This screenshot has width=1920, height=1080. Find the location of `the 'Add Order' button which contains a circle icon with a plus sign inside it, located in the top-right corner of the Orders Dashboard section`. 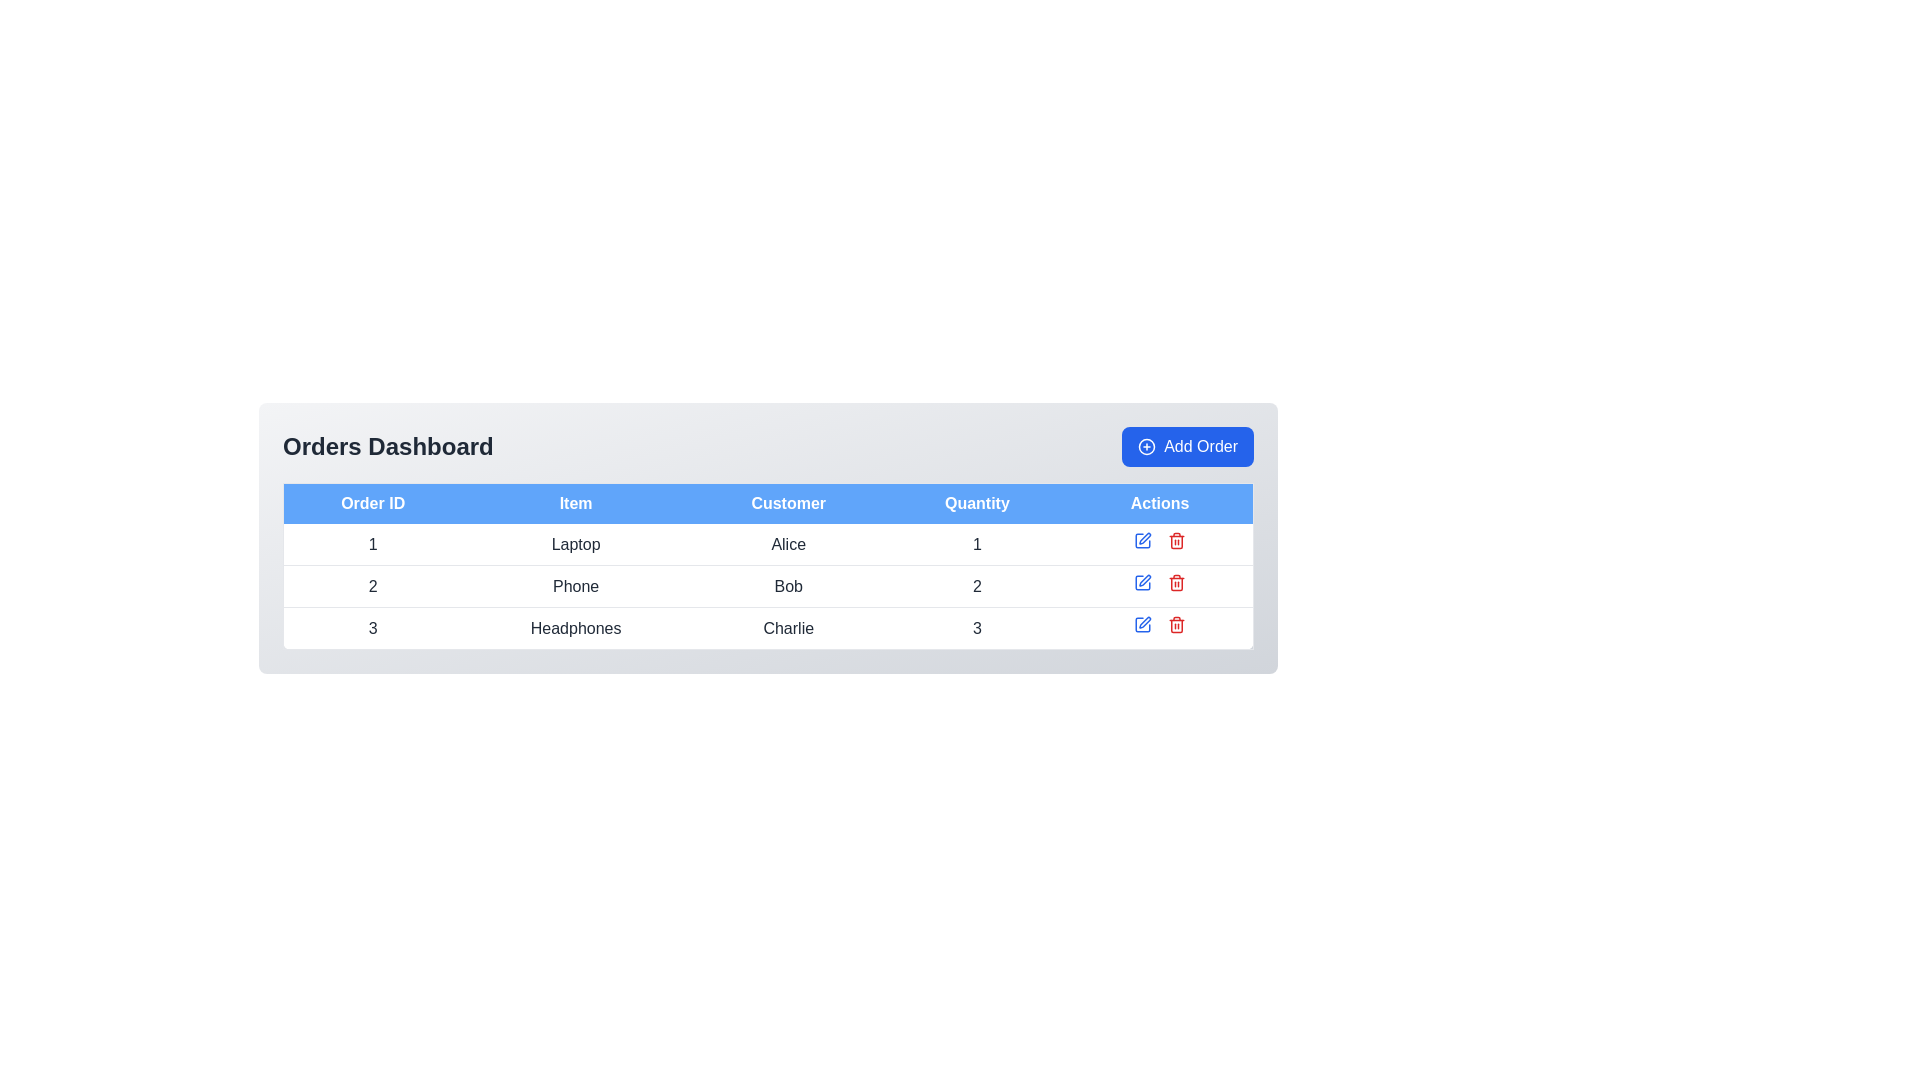

the 'Add Order' button which contains a circle icon with a plus sign inside it, located in the top-right corner of the Orders Dashboard section is located at coordinates (1147, 446).